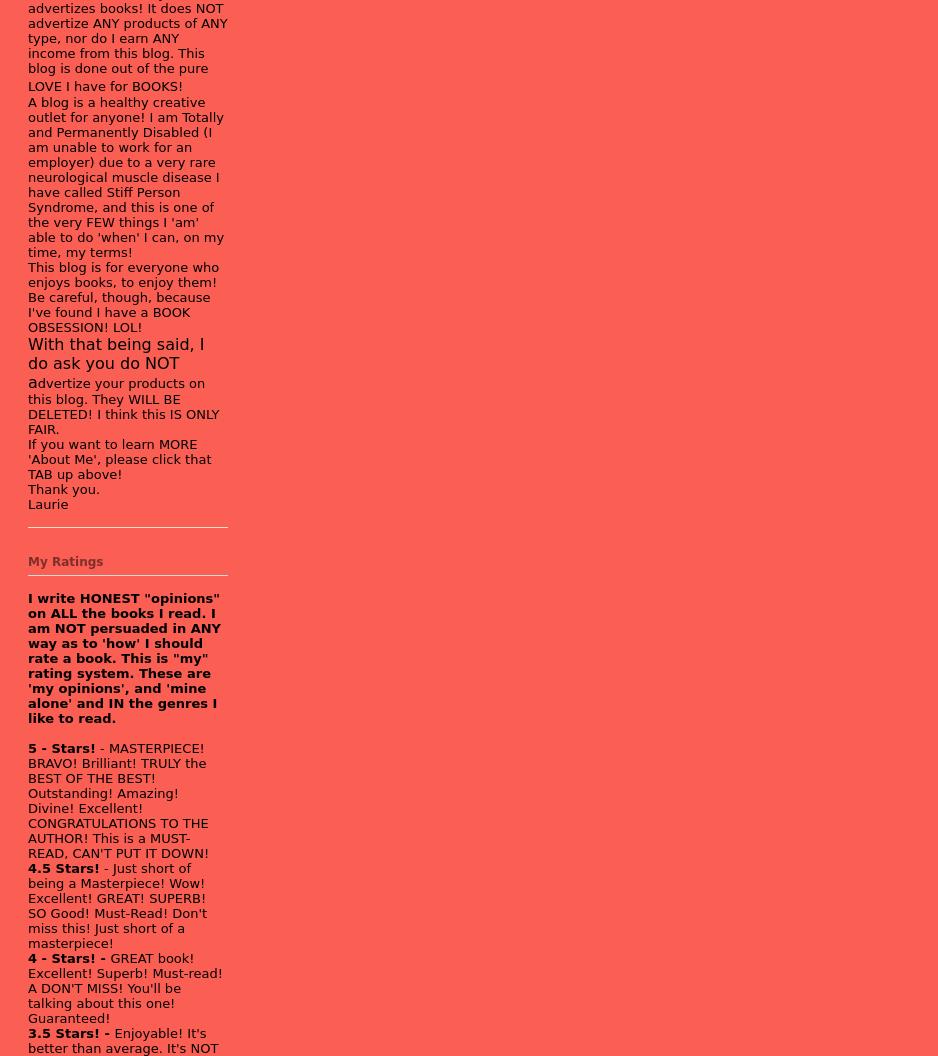 The image size is (938, 1056). What do you see at coordinates (115, 361) in the screenshot?
I see `'With that being said, I do ask you do NOT a'` at bounding box center [115, 361].